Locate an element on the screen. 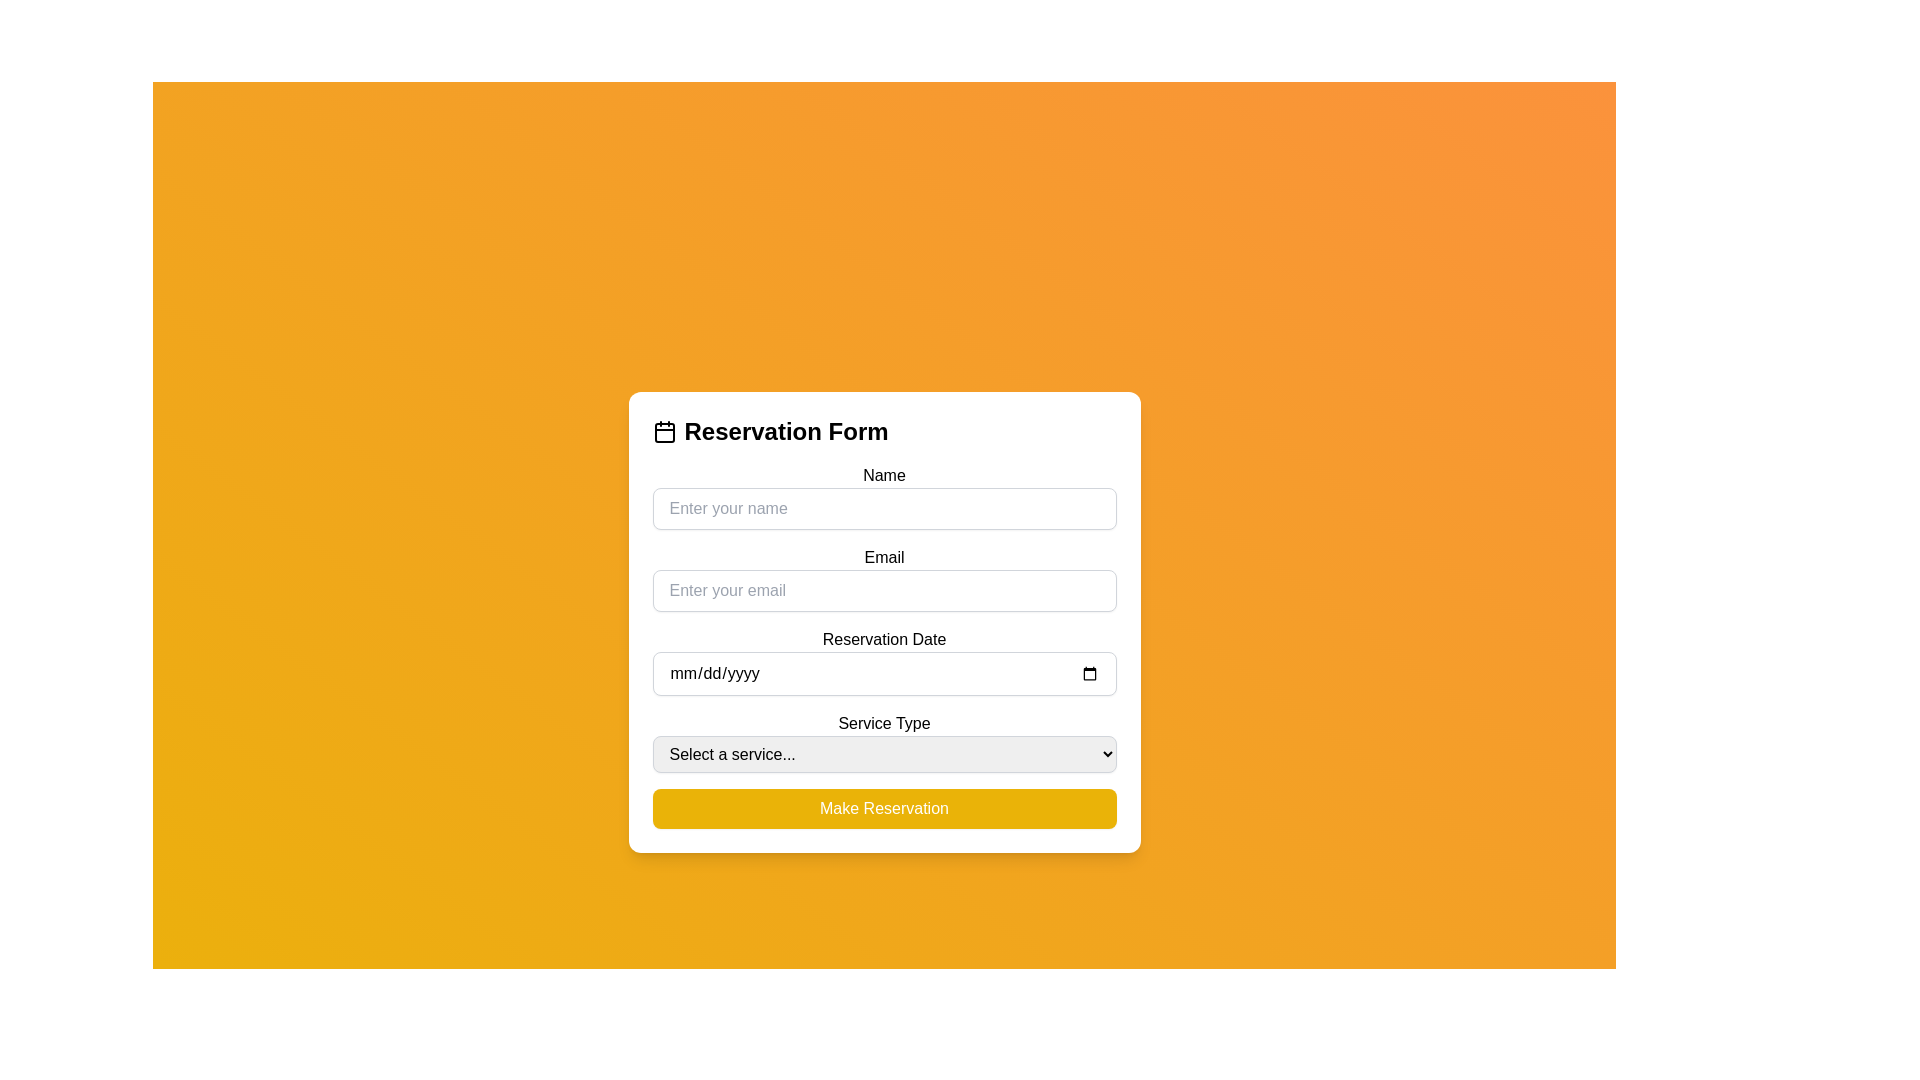  the prominent rectangular button with a yellow background and white text labeled 'Make Reservation' is located at coordinates (883, 807).